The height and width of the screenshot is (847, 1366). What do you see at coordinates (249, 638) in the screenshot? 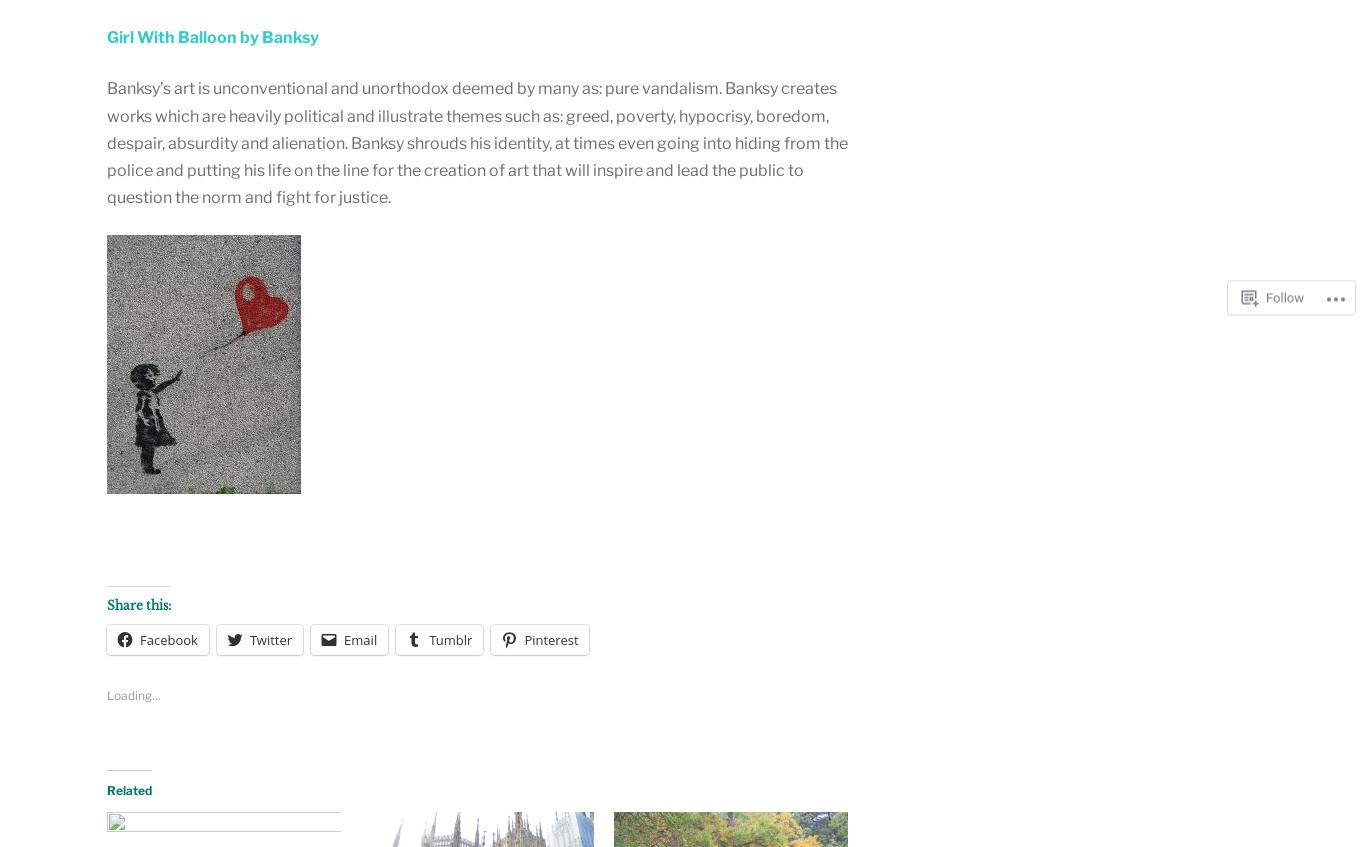
I see `'Twitter'` at bounding box center [249, 638].